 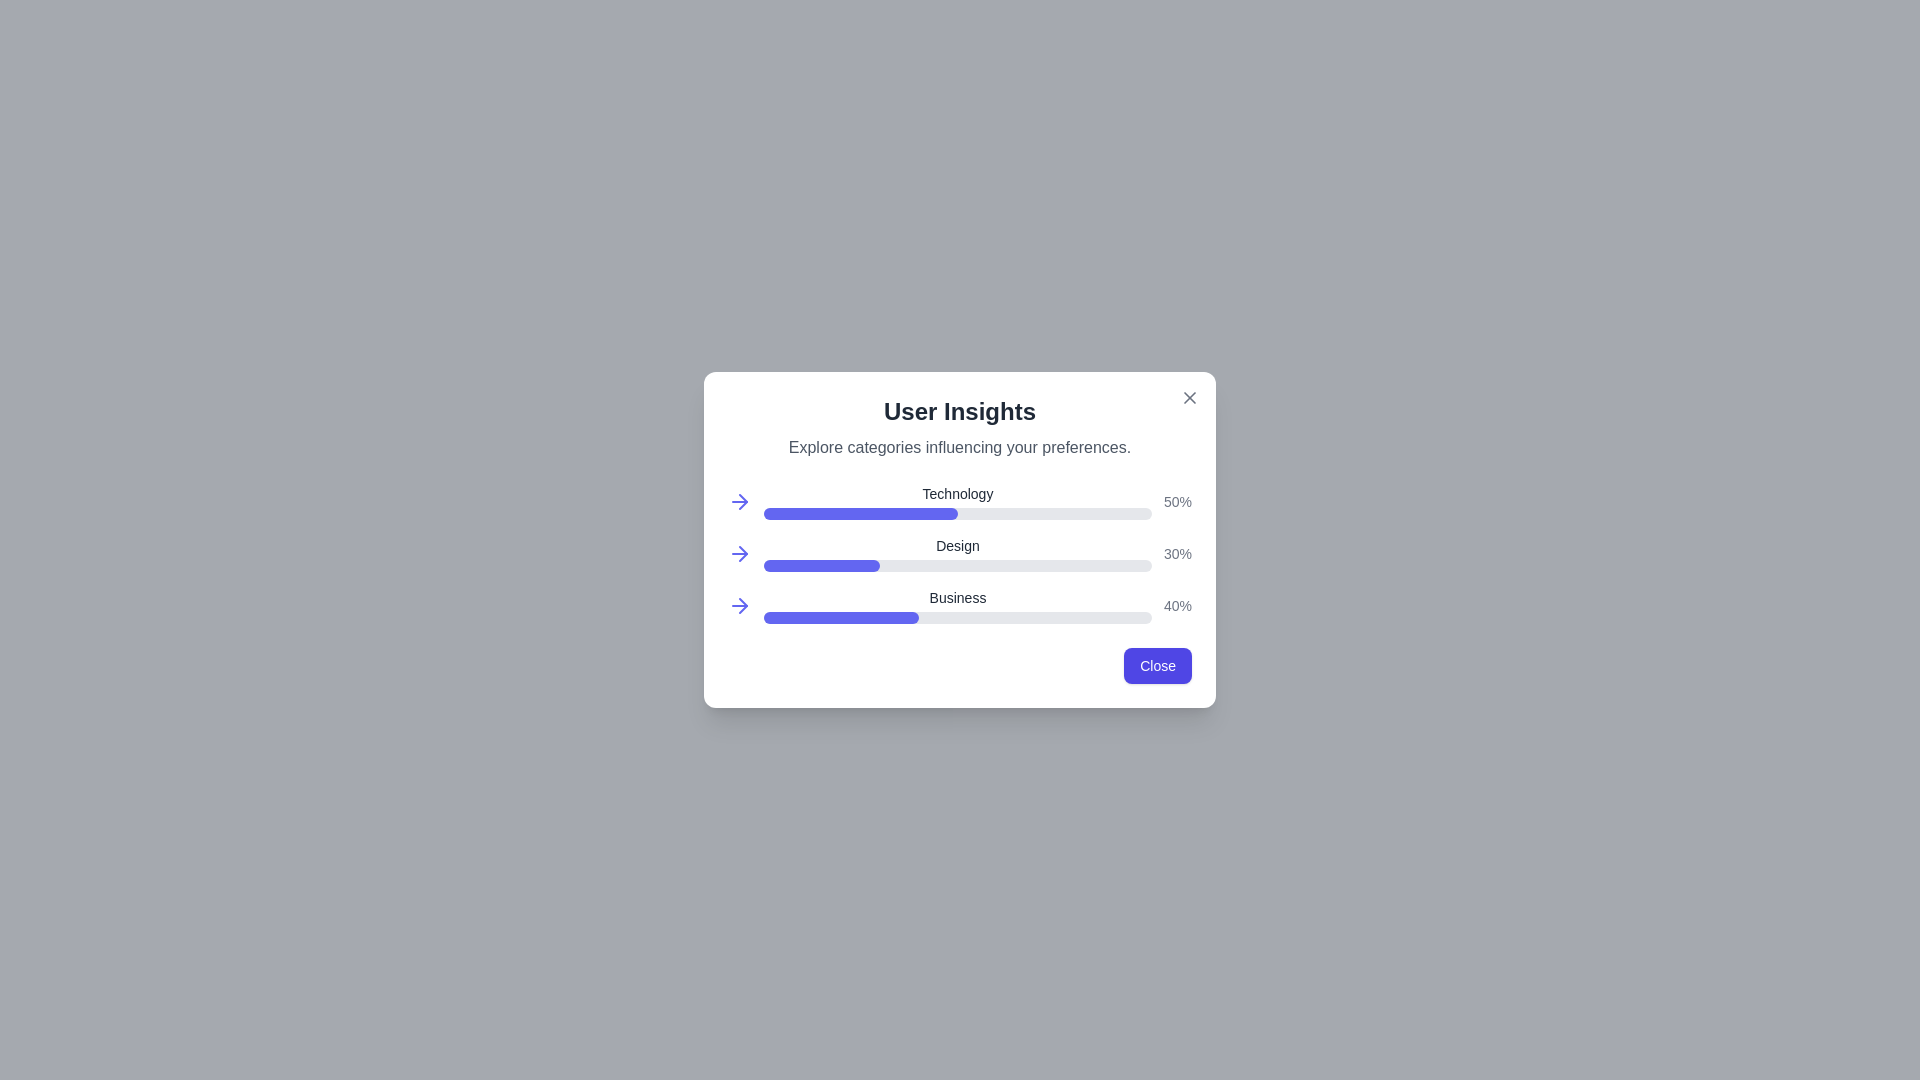 I want to click on the progress bar for Business to view details, so click(x=840, y=604).